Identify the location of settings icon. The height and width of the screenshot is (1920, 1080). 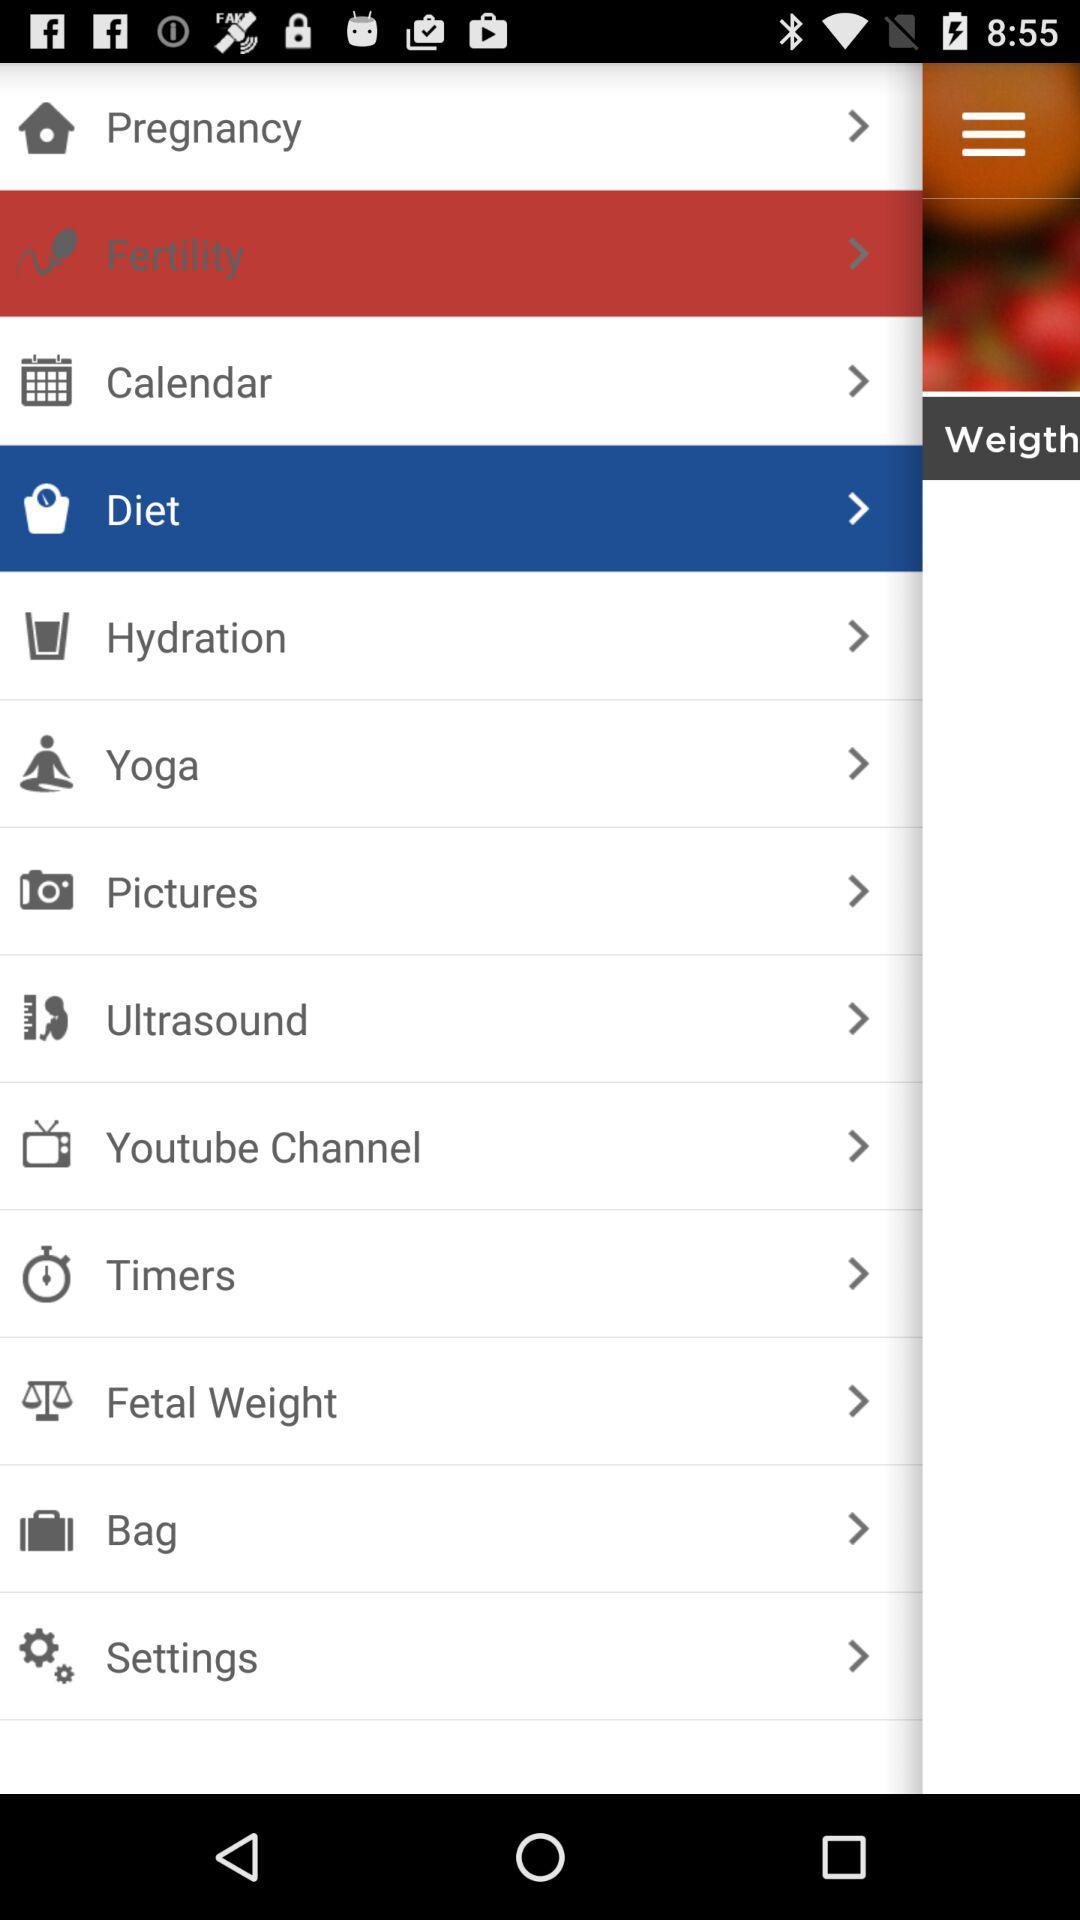
(457, 1656).